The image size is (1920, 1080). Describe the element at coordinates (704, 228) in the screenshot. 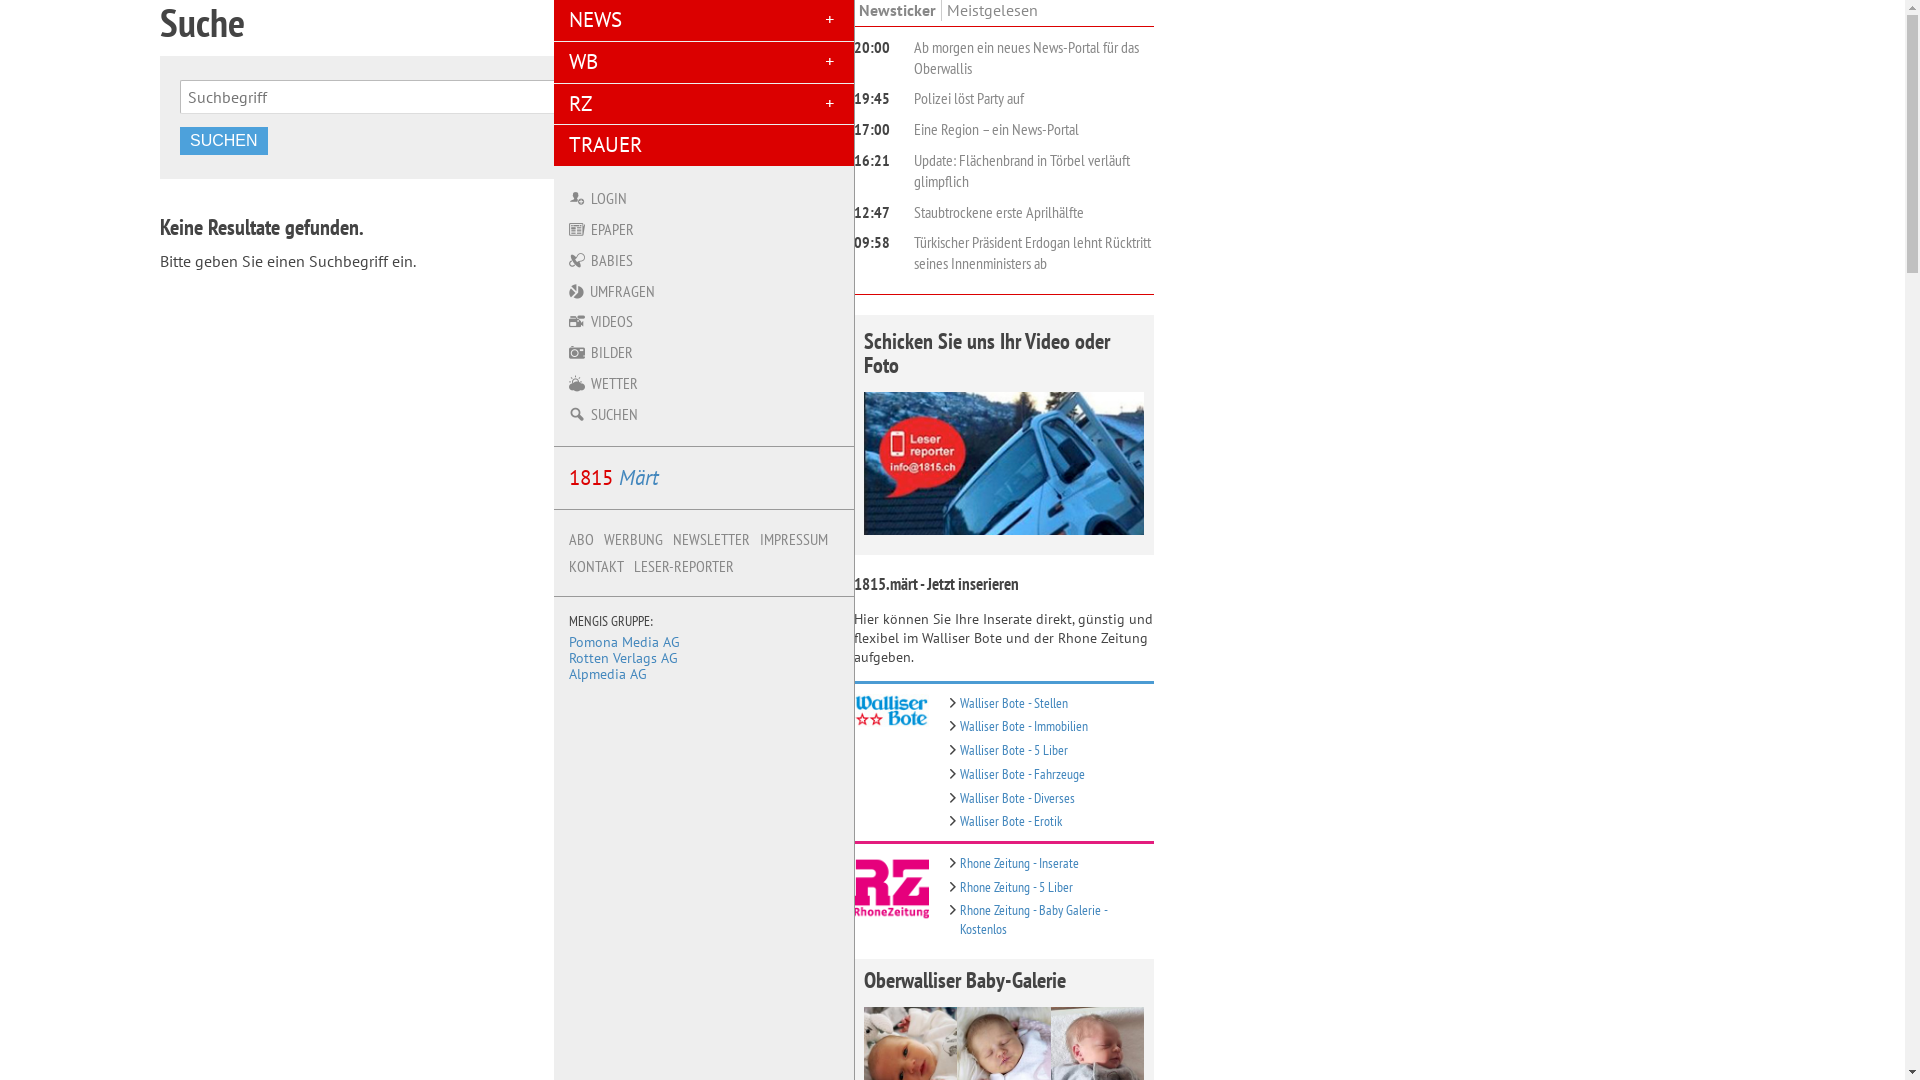

I see `'EPAPER'` at that location.